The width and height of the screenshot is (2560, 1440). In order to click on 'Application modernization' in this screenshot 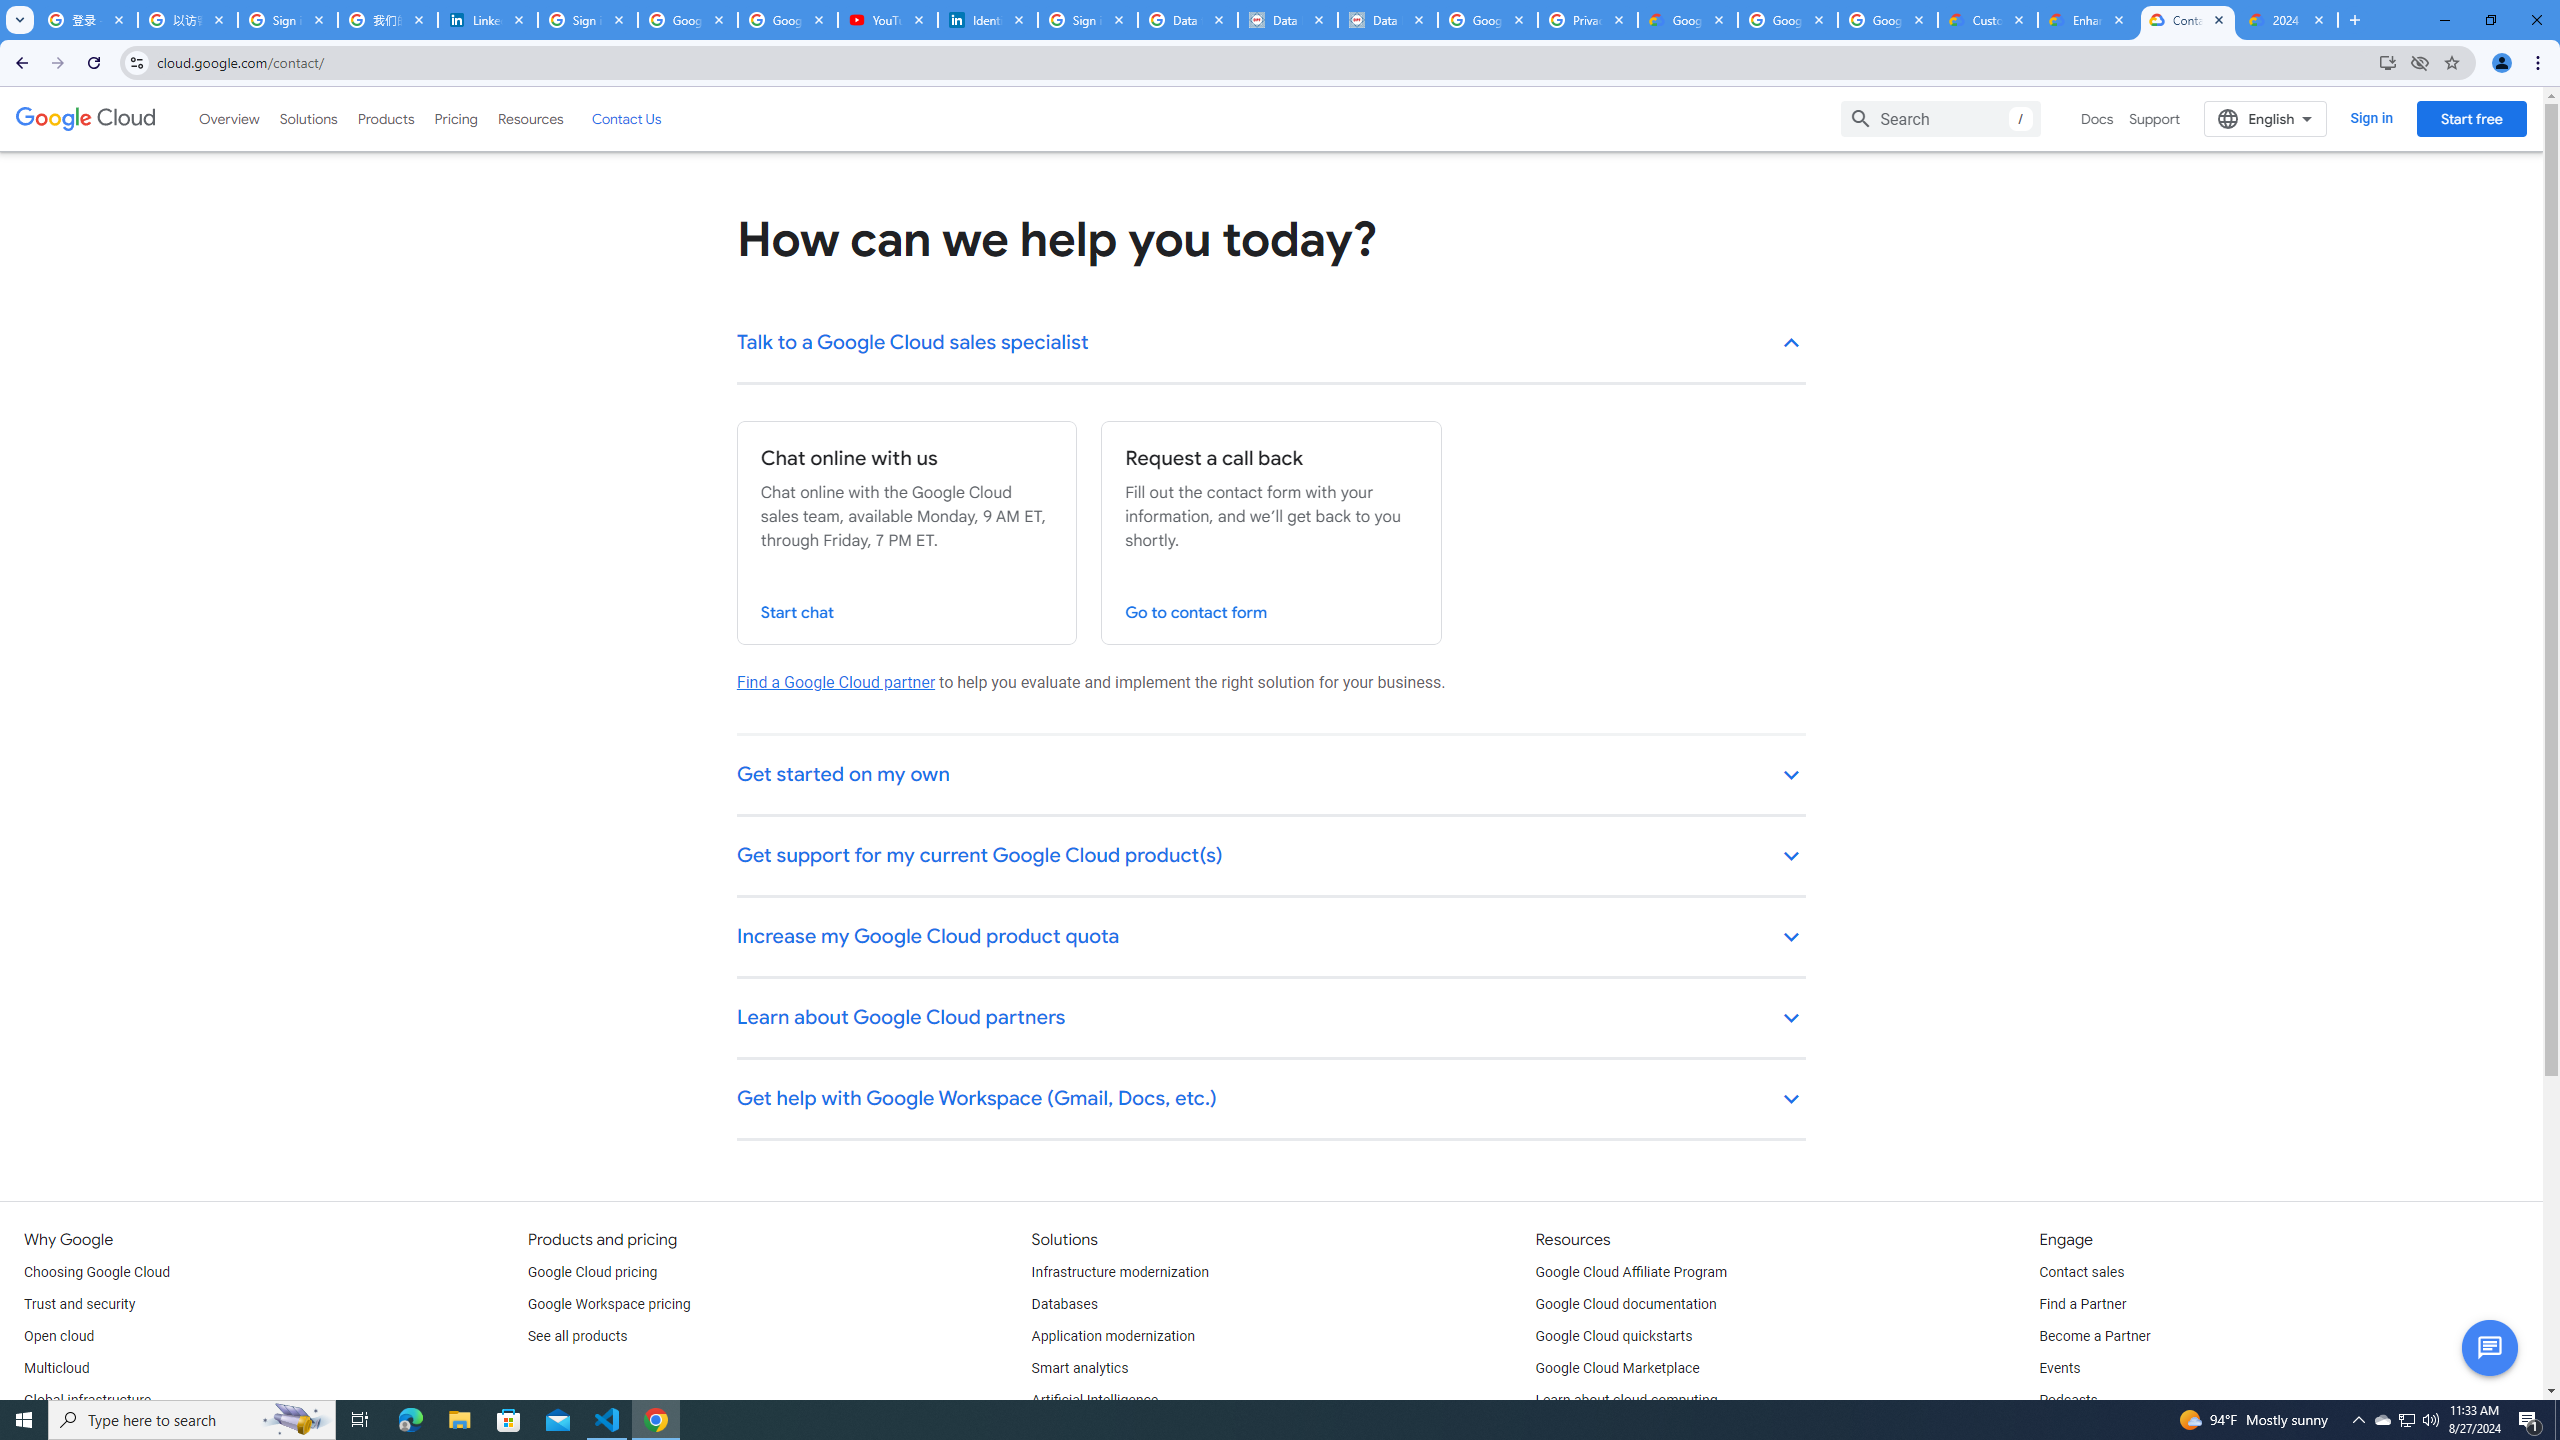, I will do `click(1112, 1336)`.